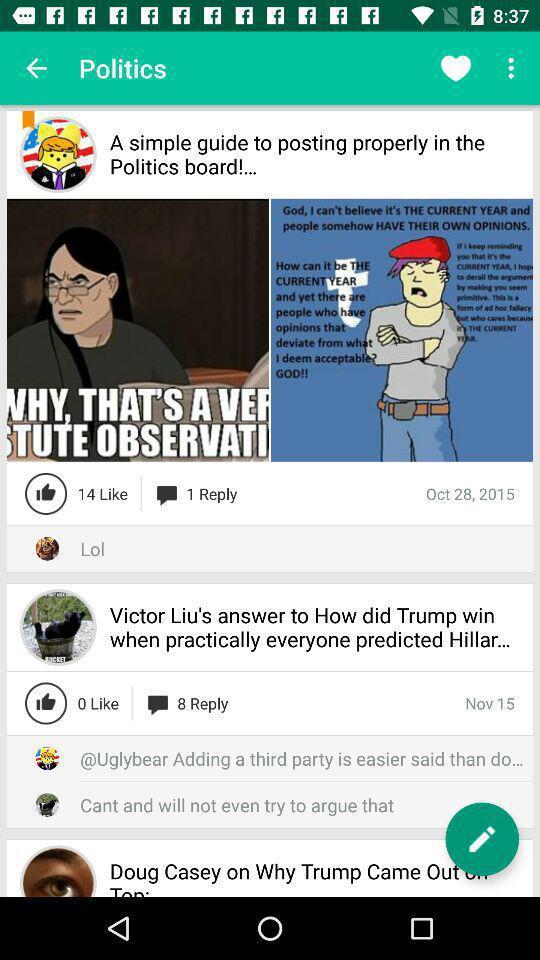  What do you see at coordinates (401, 330) in the screenshot?
I see `the image above oct 28 2015` at bounding box center [401, 330].